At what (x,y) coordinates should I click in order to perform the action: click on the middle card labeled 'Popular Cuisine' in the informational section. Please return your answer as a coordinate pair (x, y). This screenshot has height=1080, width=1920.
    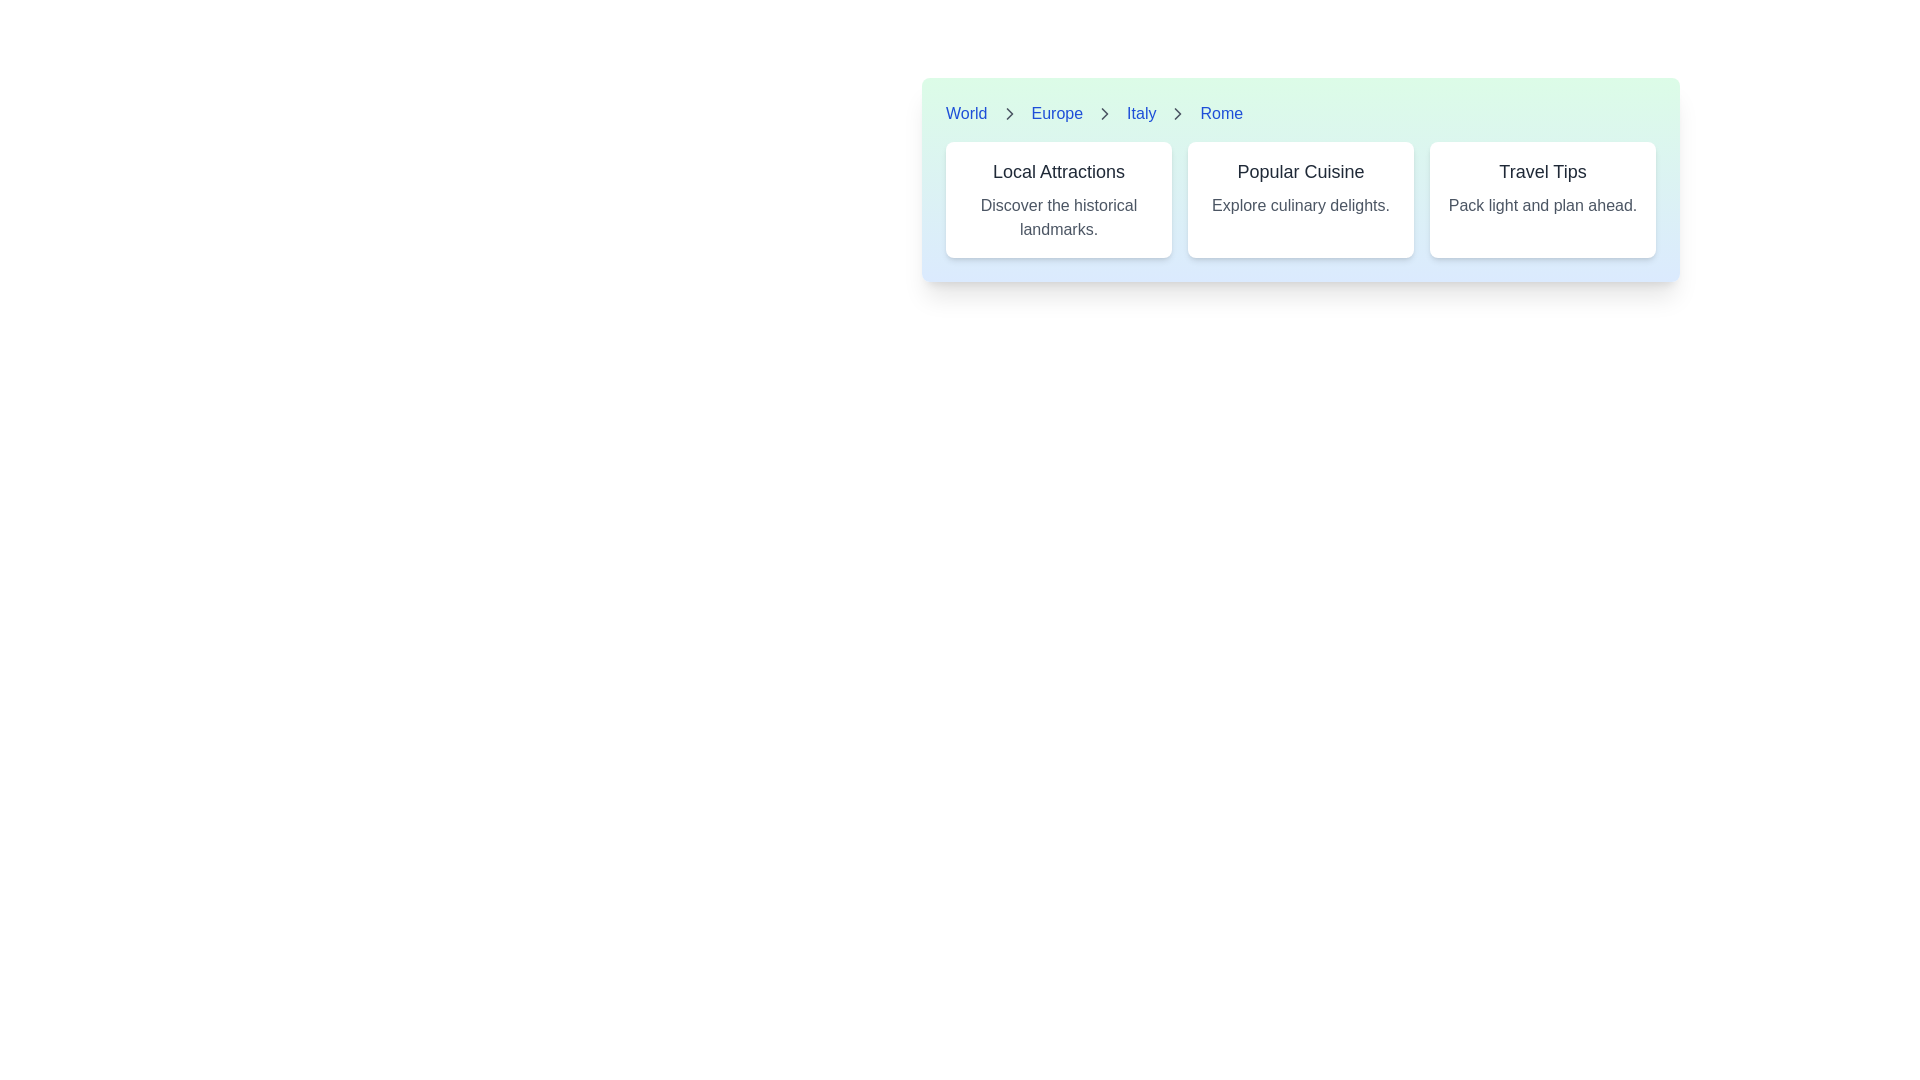
    Looking at the image, I should click on (1300, 200).